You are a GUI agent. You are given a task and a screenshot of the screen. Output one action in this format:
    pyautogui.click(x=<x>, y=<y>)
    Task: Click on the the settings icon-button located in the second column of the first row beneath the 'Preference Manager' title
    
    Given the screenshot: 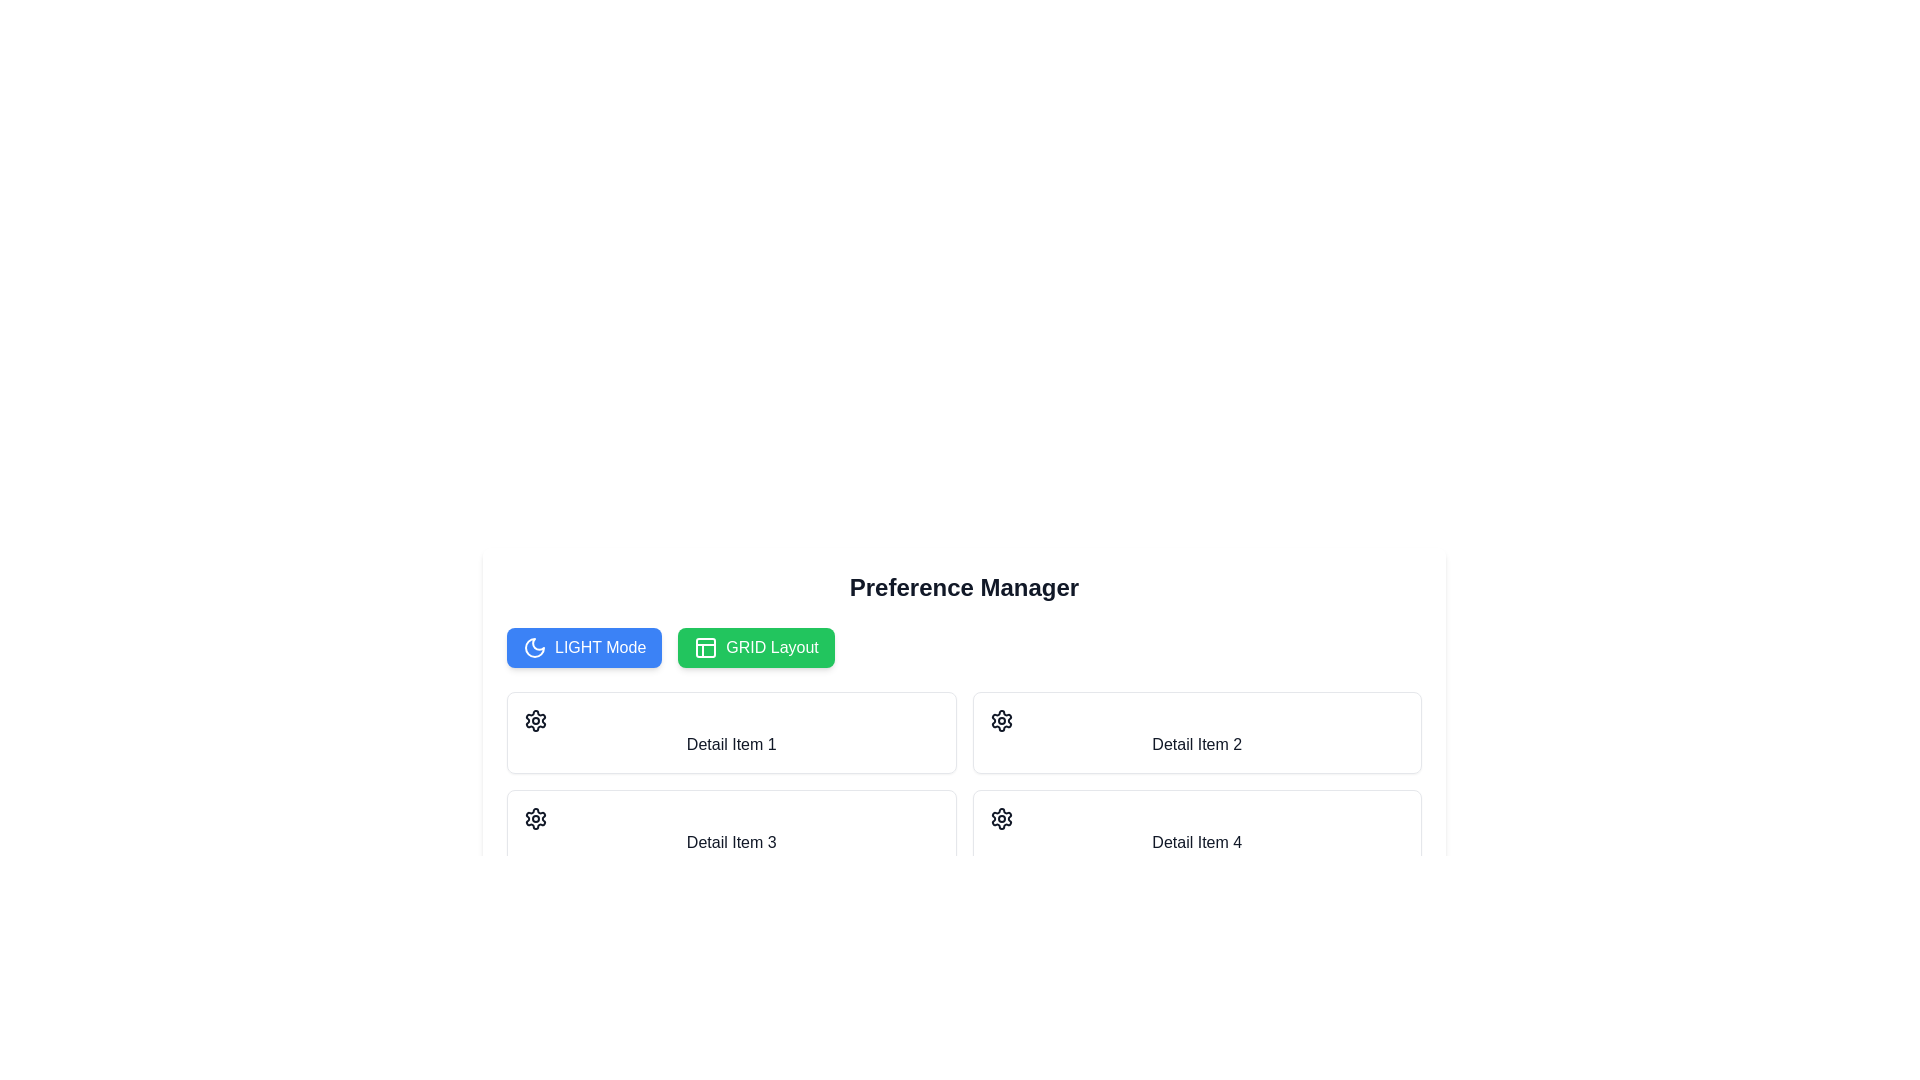 What is the action you would take?
    pyautogui.click(x=1001, y=721)
    